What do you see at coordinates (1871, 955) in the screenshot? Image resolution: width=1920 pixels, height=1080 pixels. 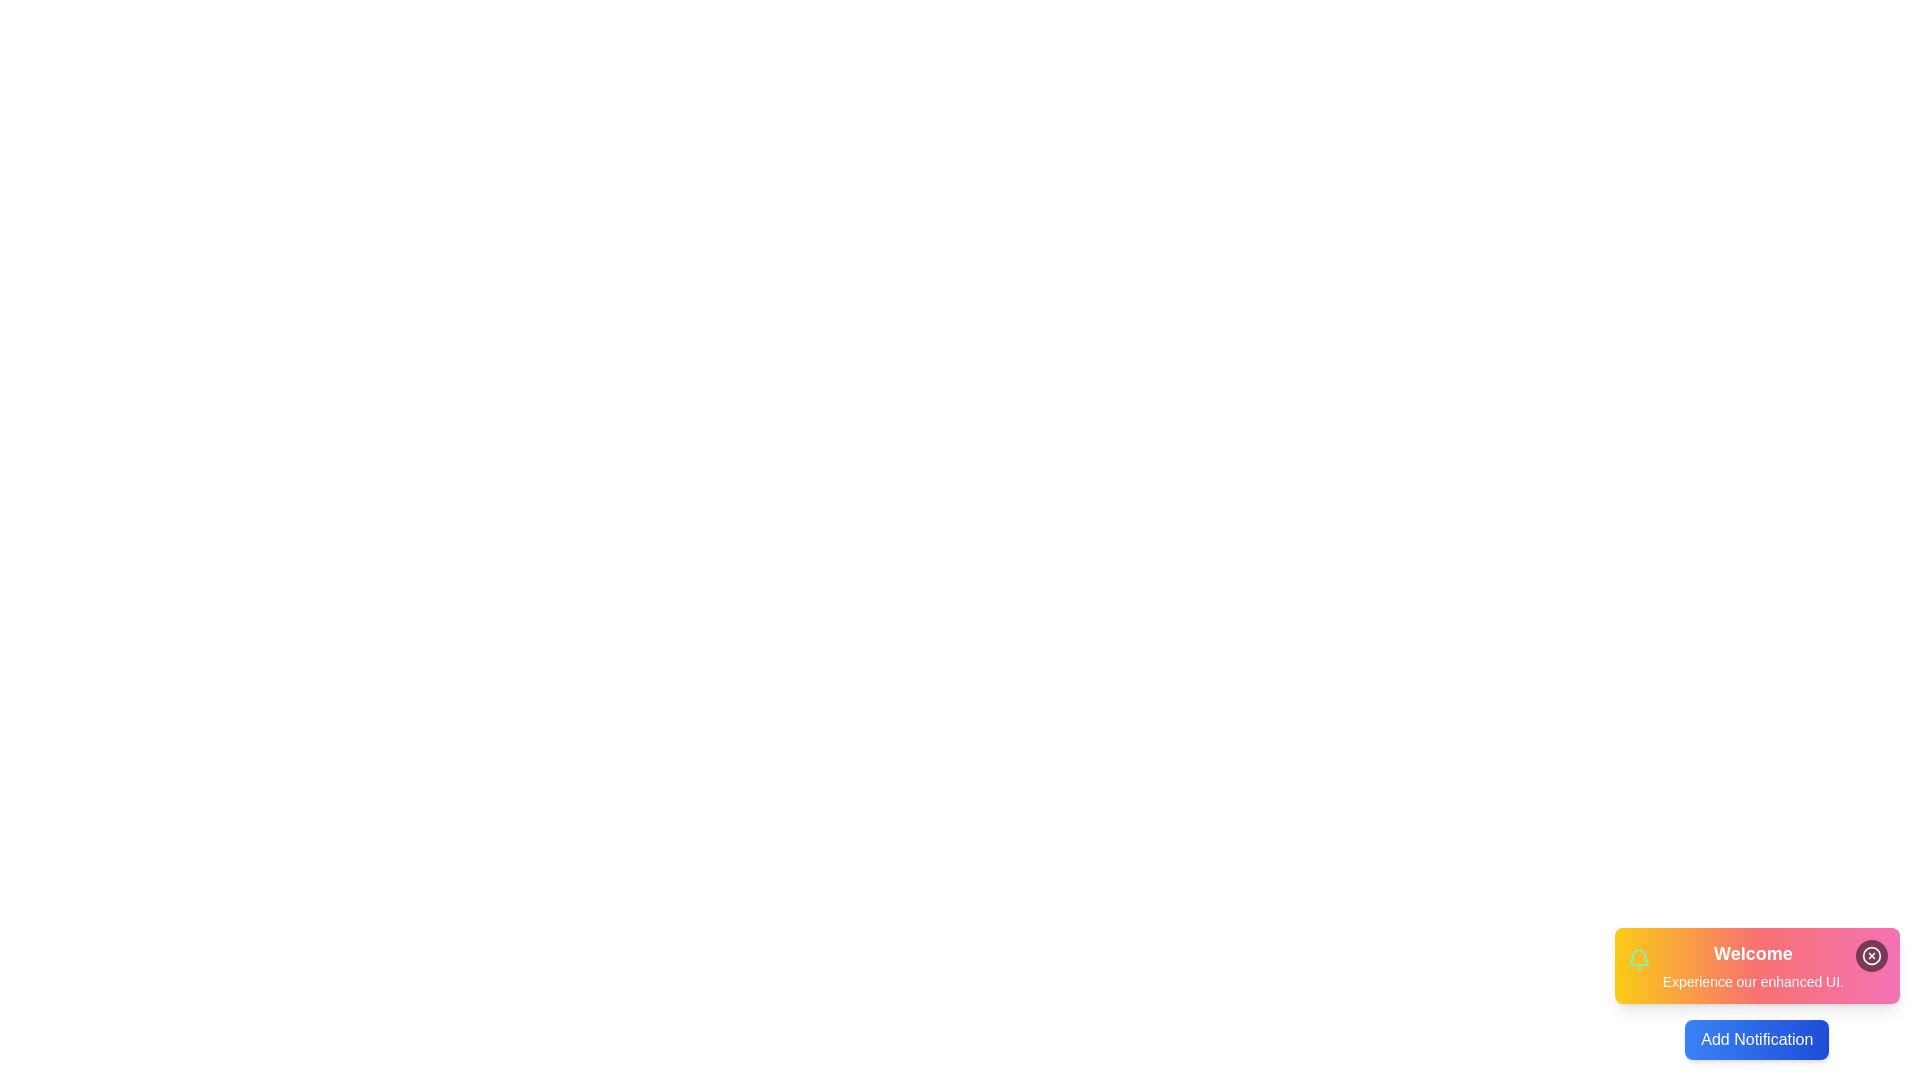 I see `the circular SVG component that serves as a dismiss or close button within the notification widget located in the bottom-right corner of the interface` at bounding box center [1871, 955].